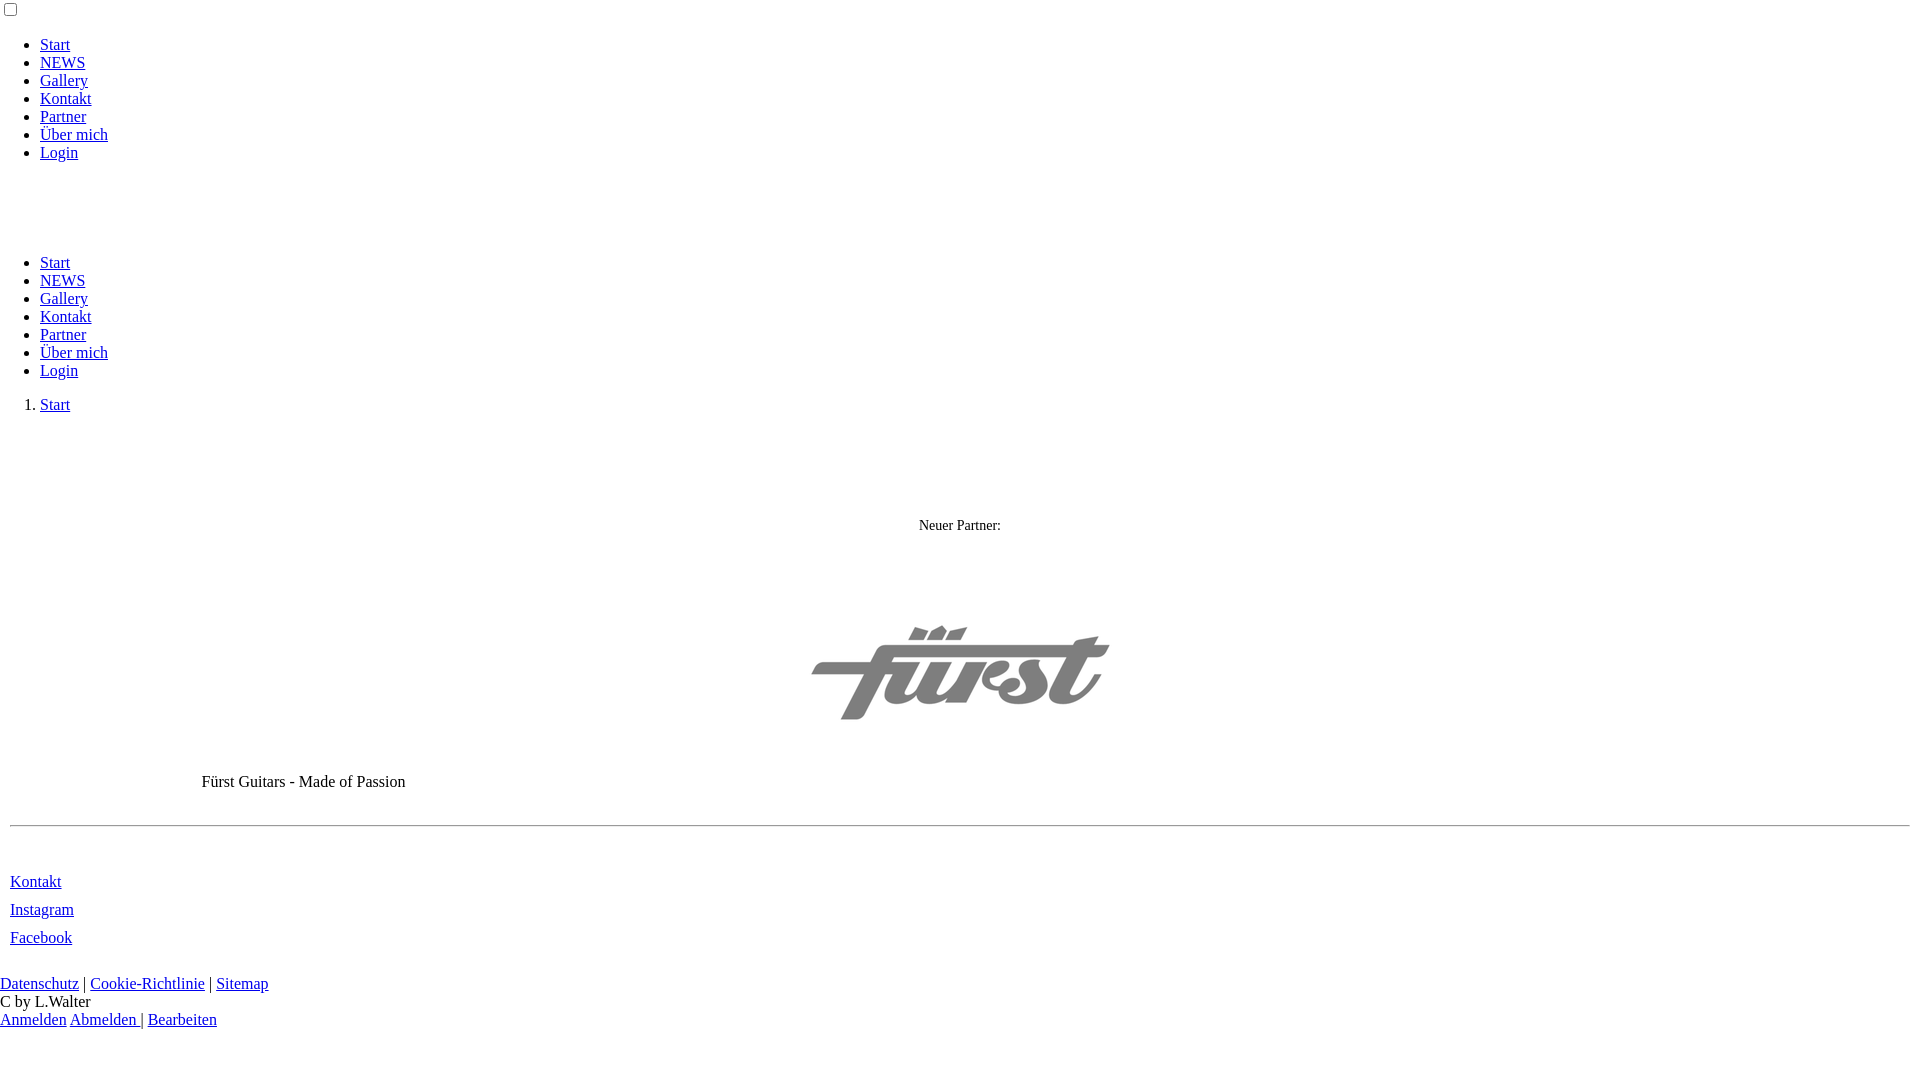 Image resolution: width=1920 pixels, height=1080 pixels. I want to click on 'Datenschutz', so click(0, 982).